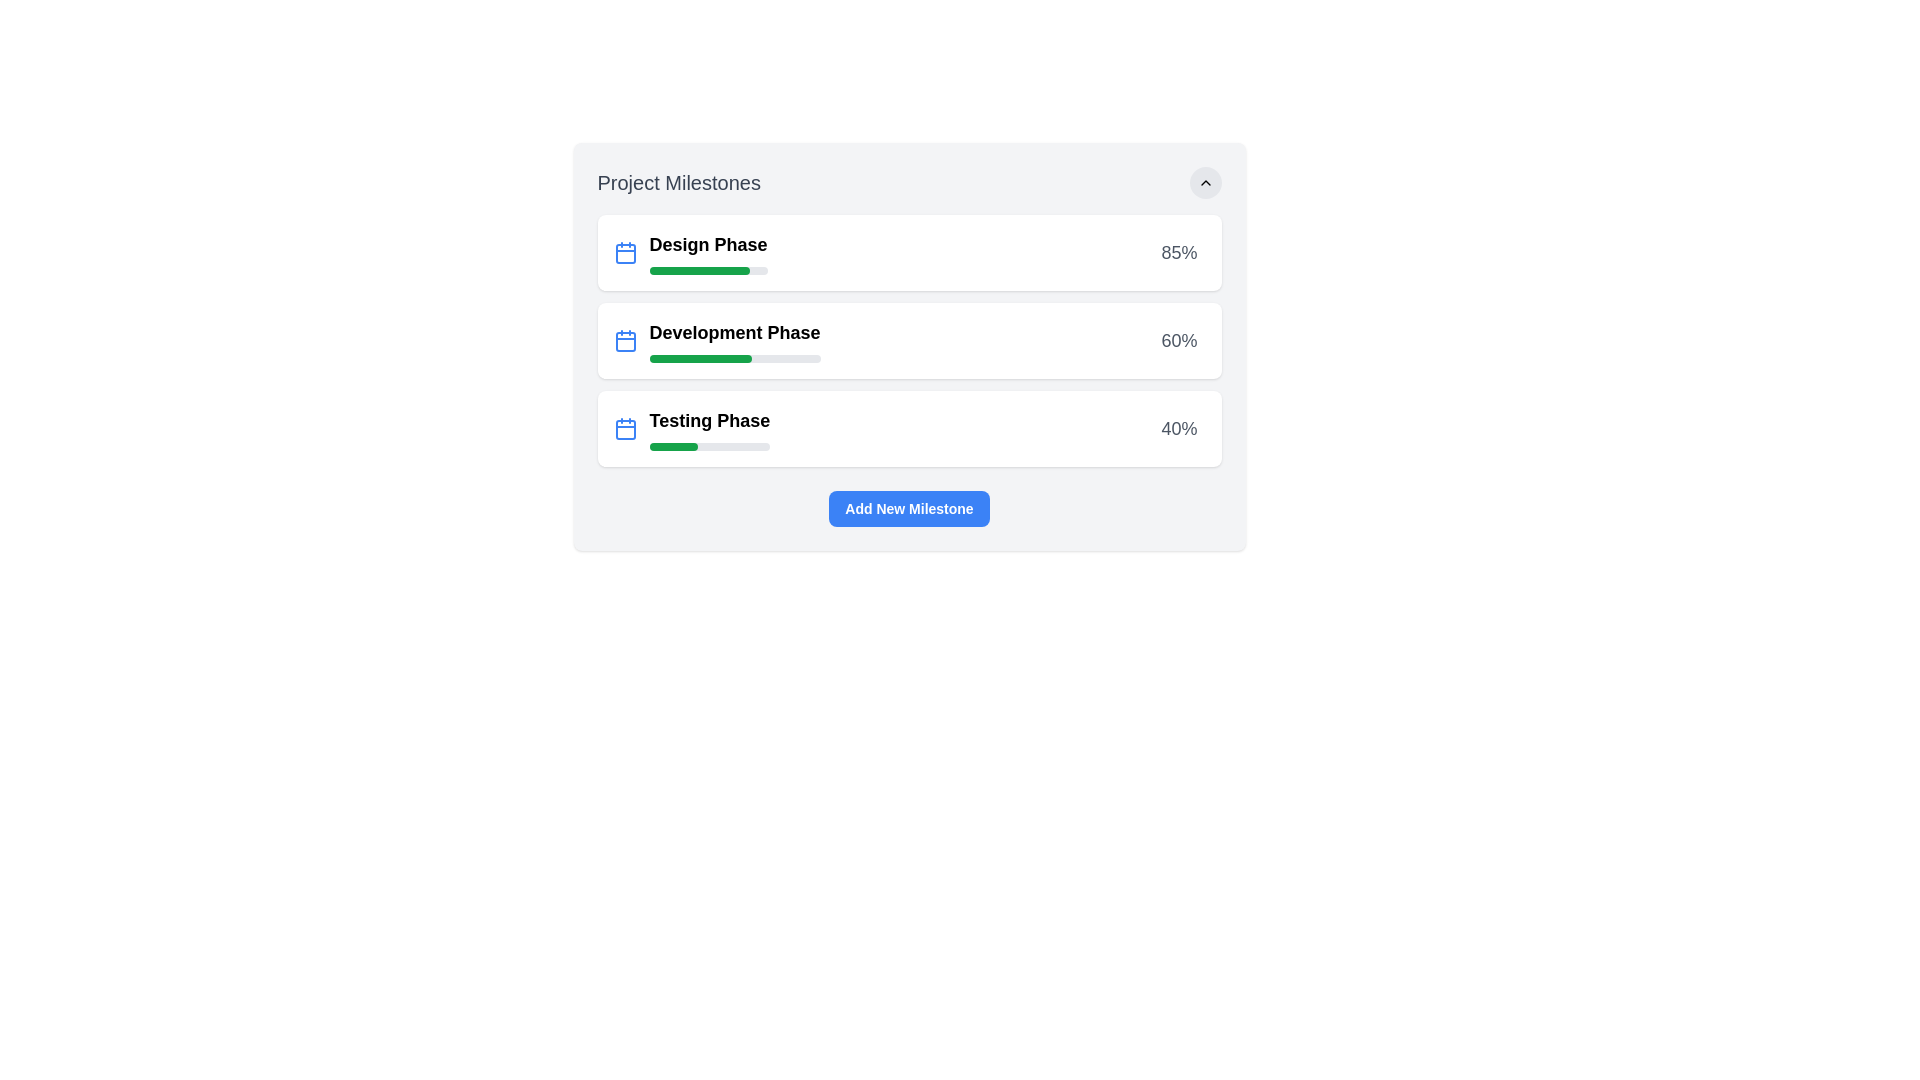  Describe the element at coordinates (1204, 182) in the screenshot. I see `the button located at the top-right corner of the 'Project Milestones' section to observe the hover effect` at that location.